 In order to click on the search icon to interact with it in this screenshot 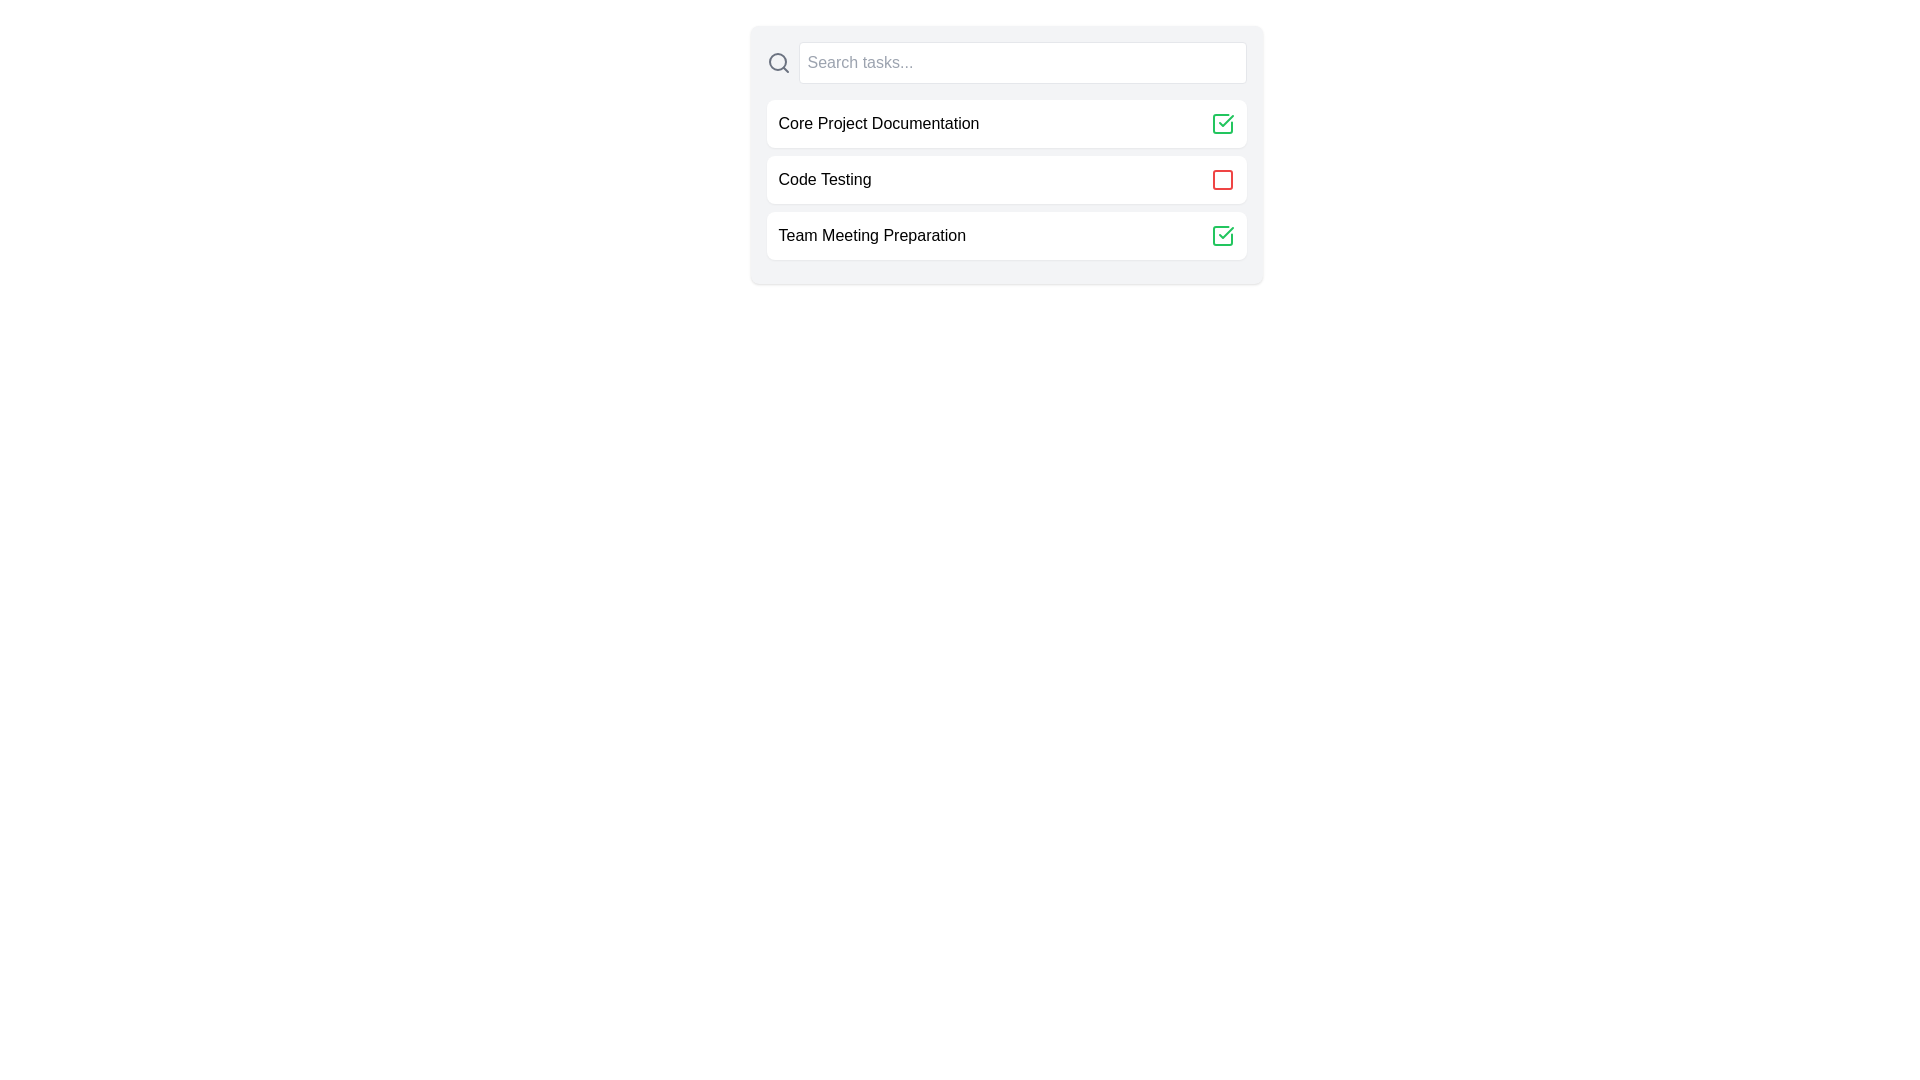, I will do `click(777, 61)`.